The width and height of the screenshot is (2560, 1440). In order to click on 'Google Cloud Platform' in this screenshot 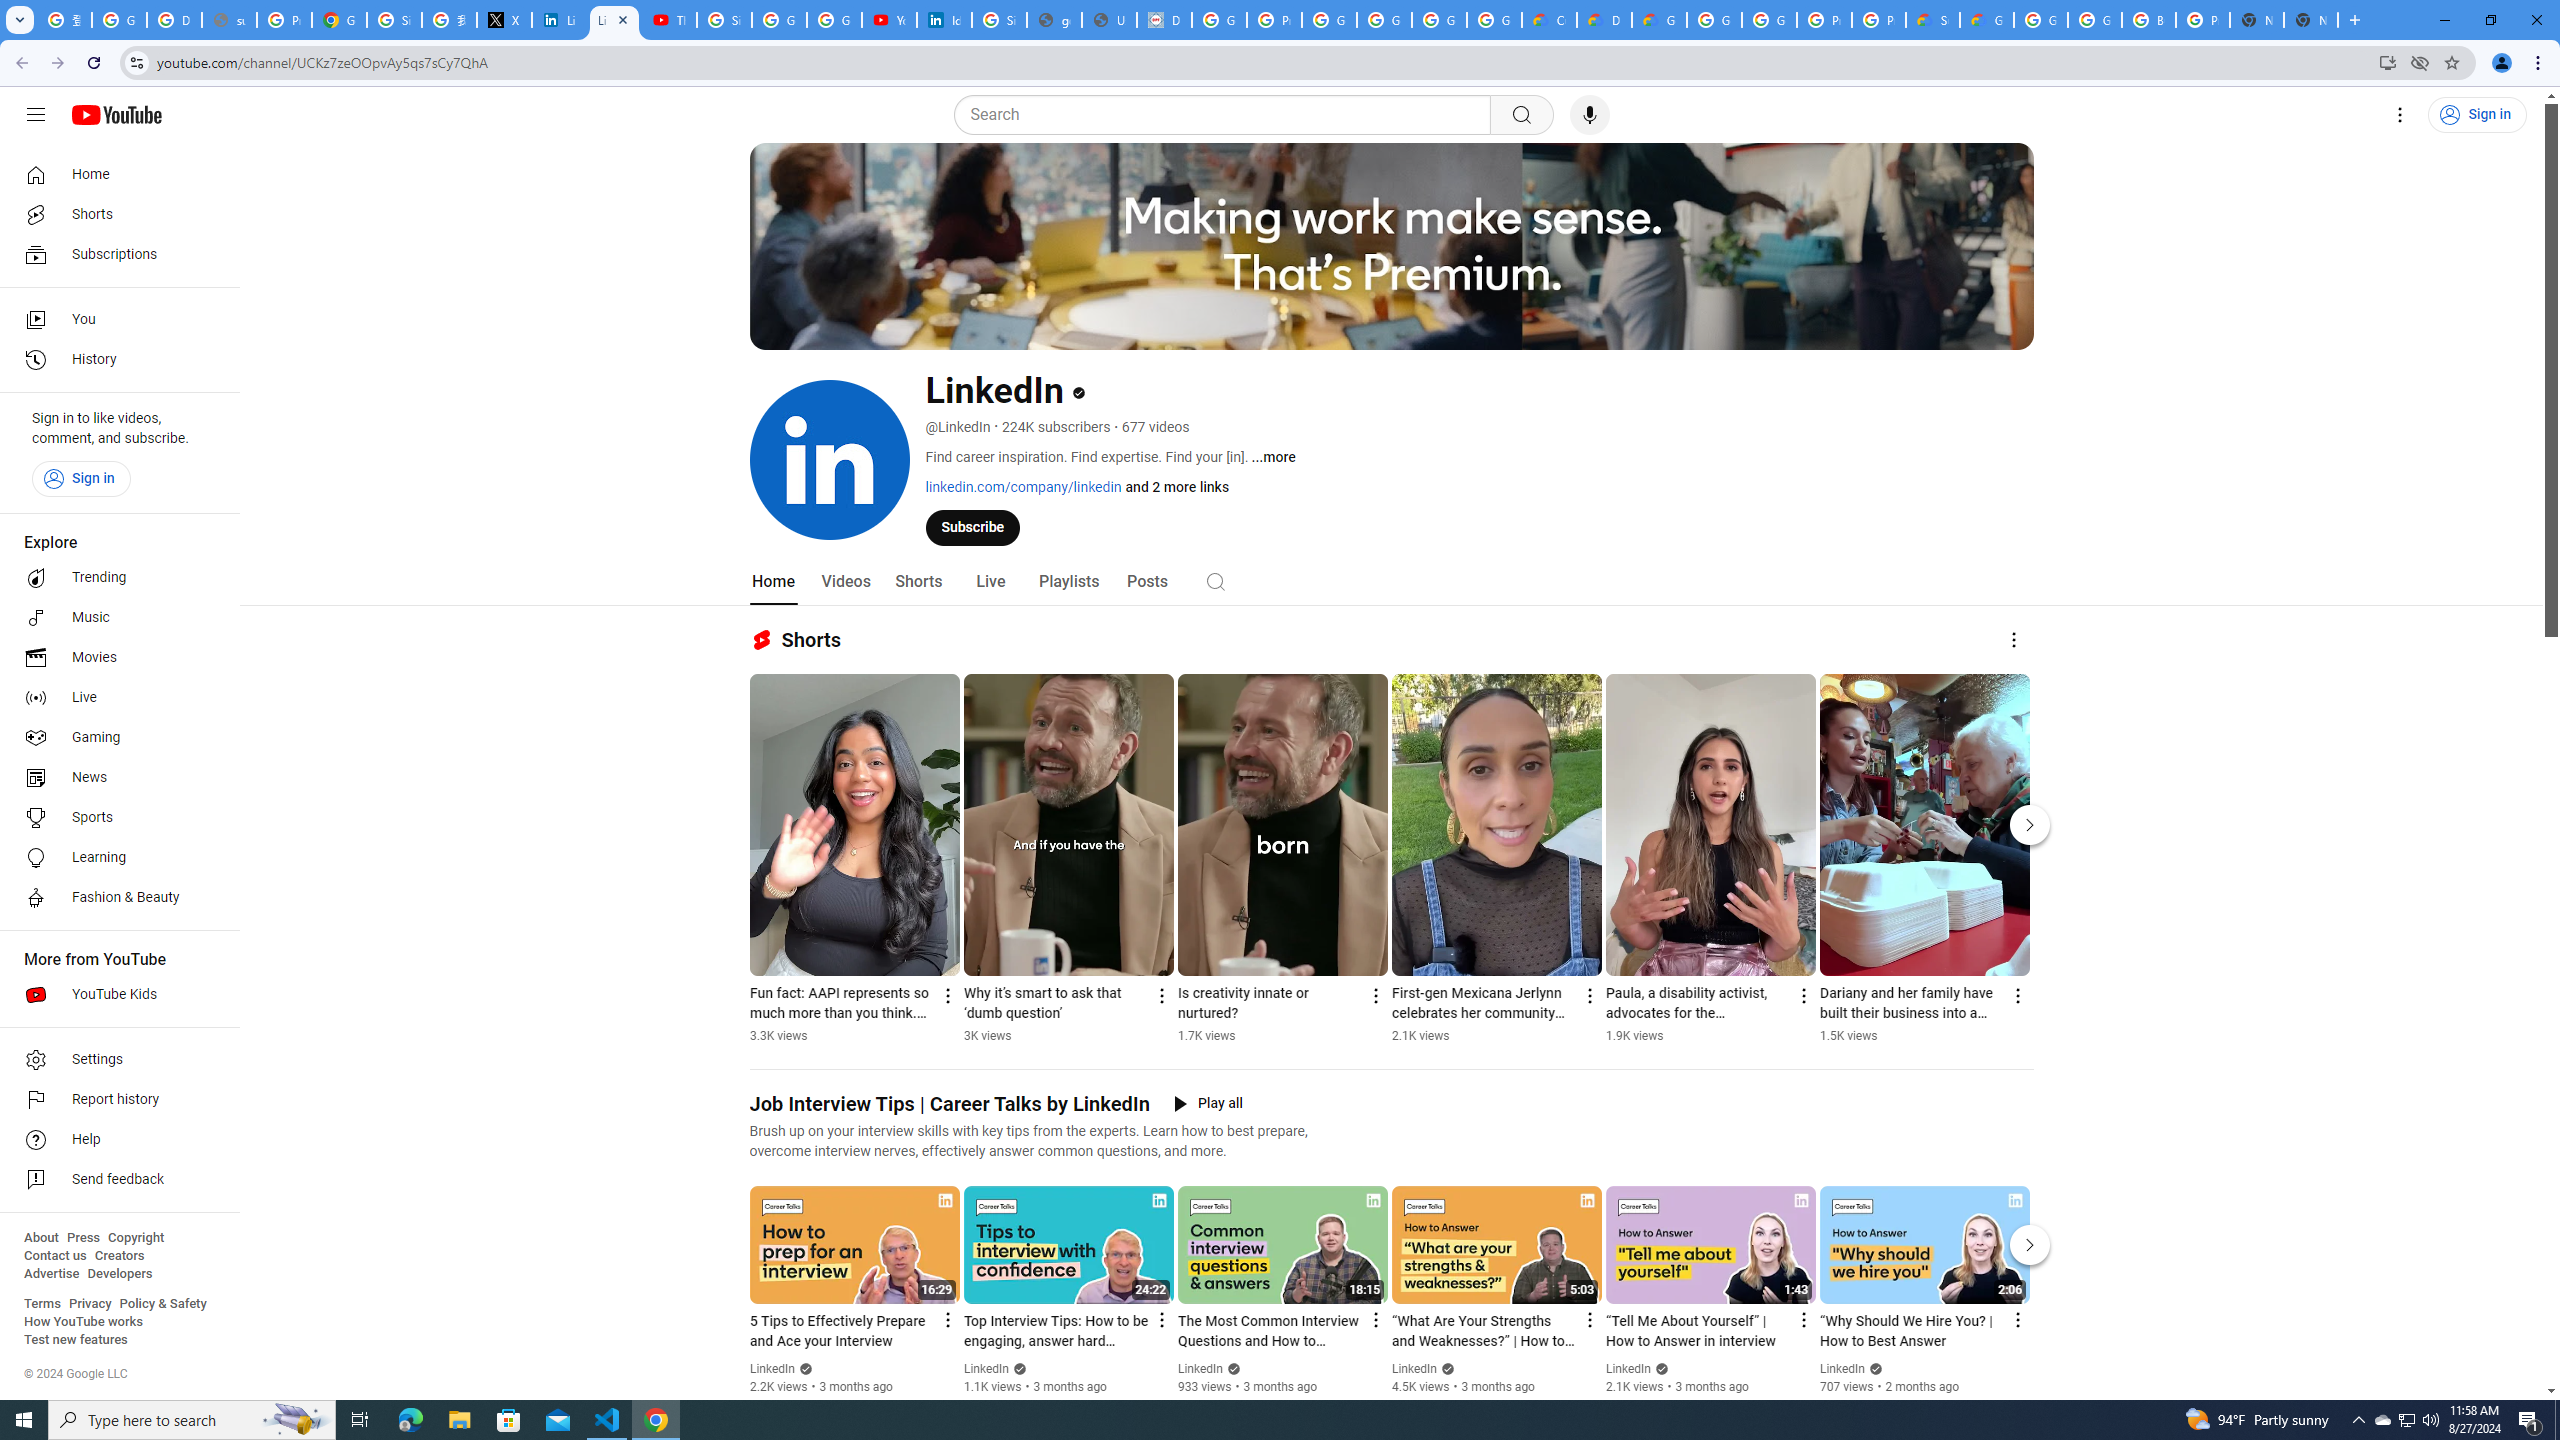, I will do `click(1712, 19)`.